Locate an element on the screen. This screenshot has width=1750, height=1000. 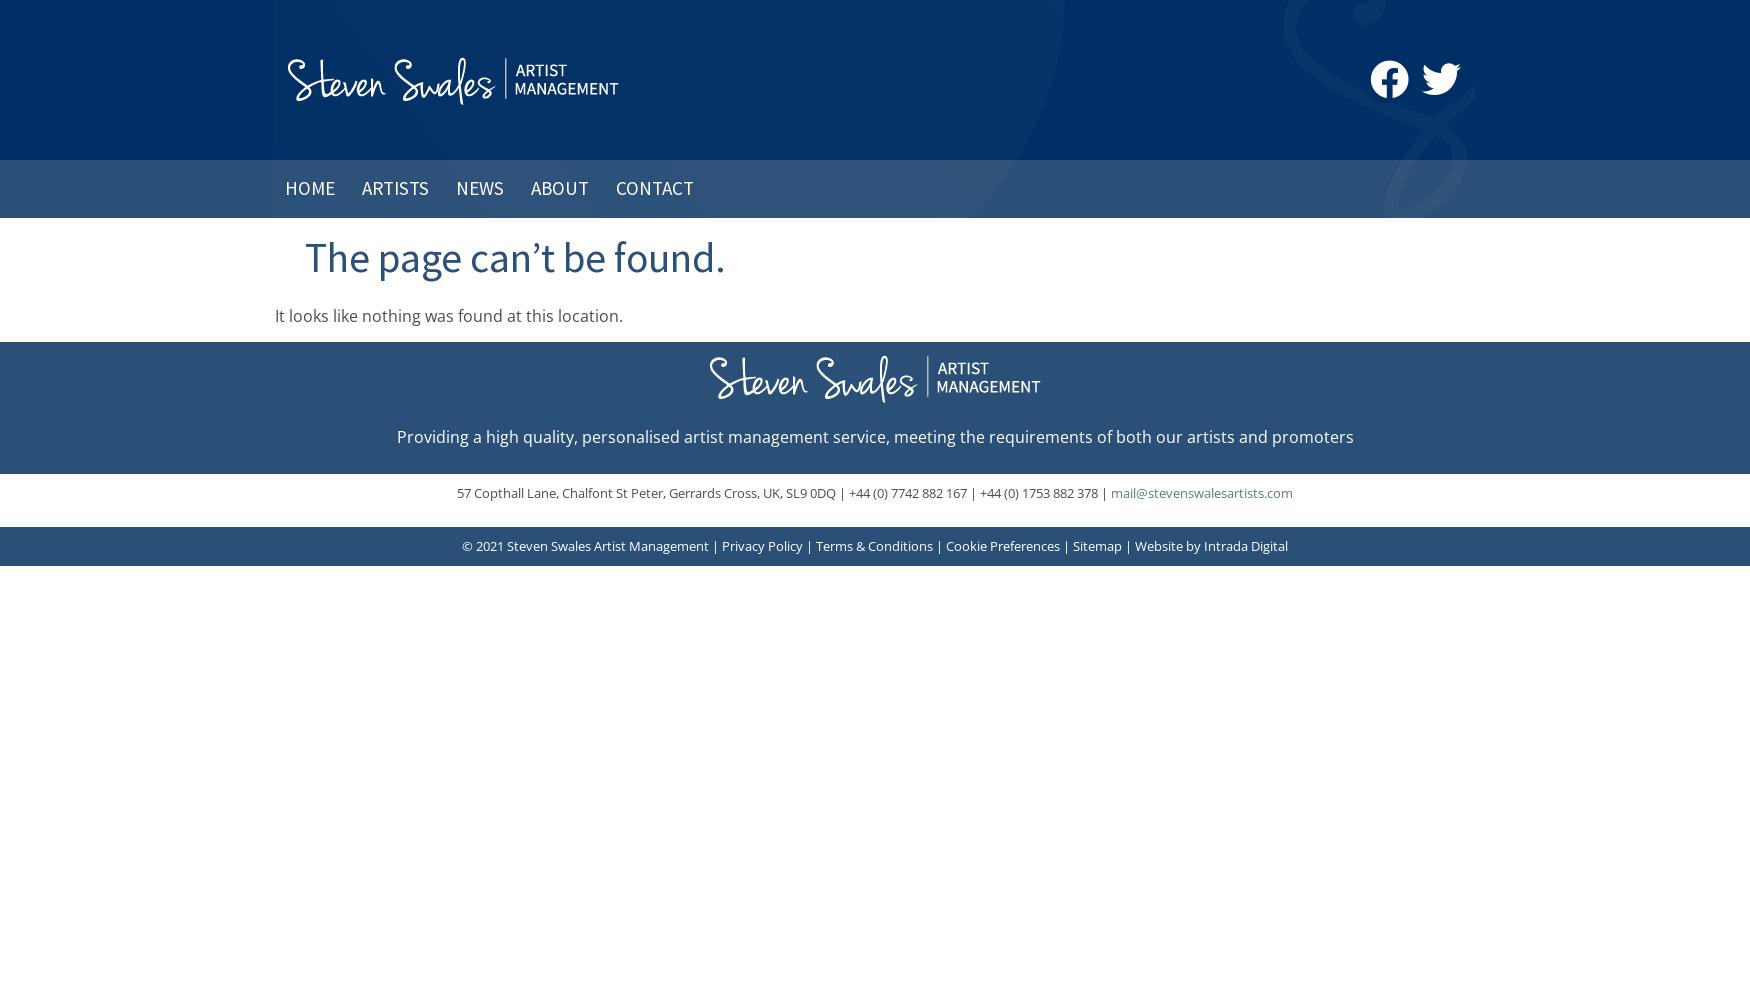
'It looks like nothing was found at this location.' is located at coordinates (273, 314).